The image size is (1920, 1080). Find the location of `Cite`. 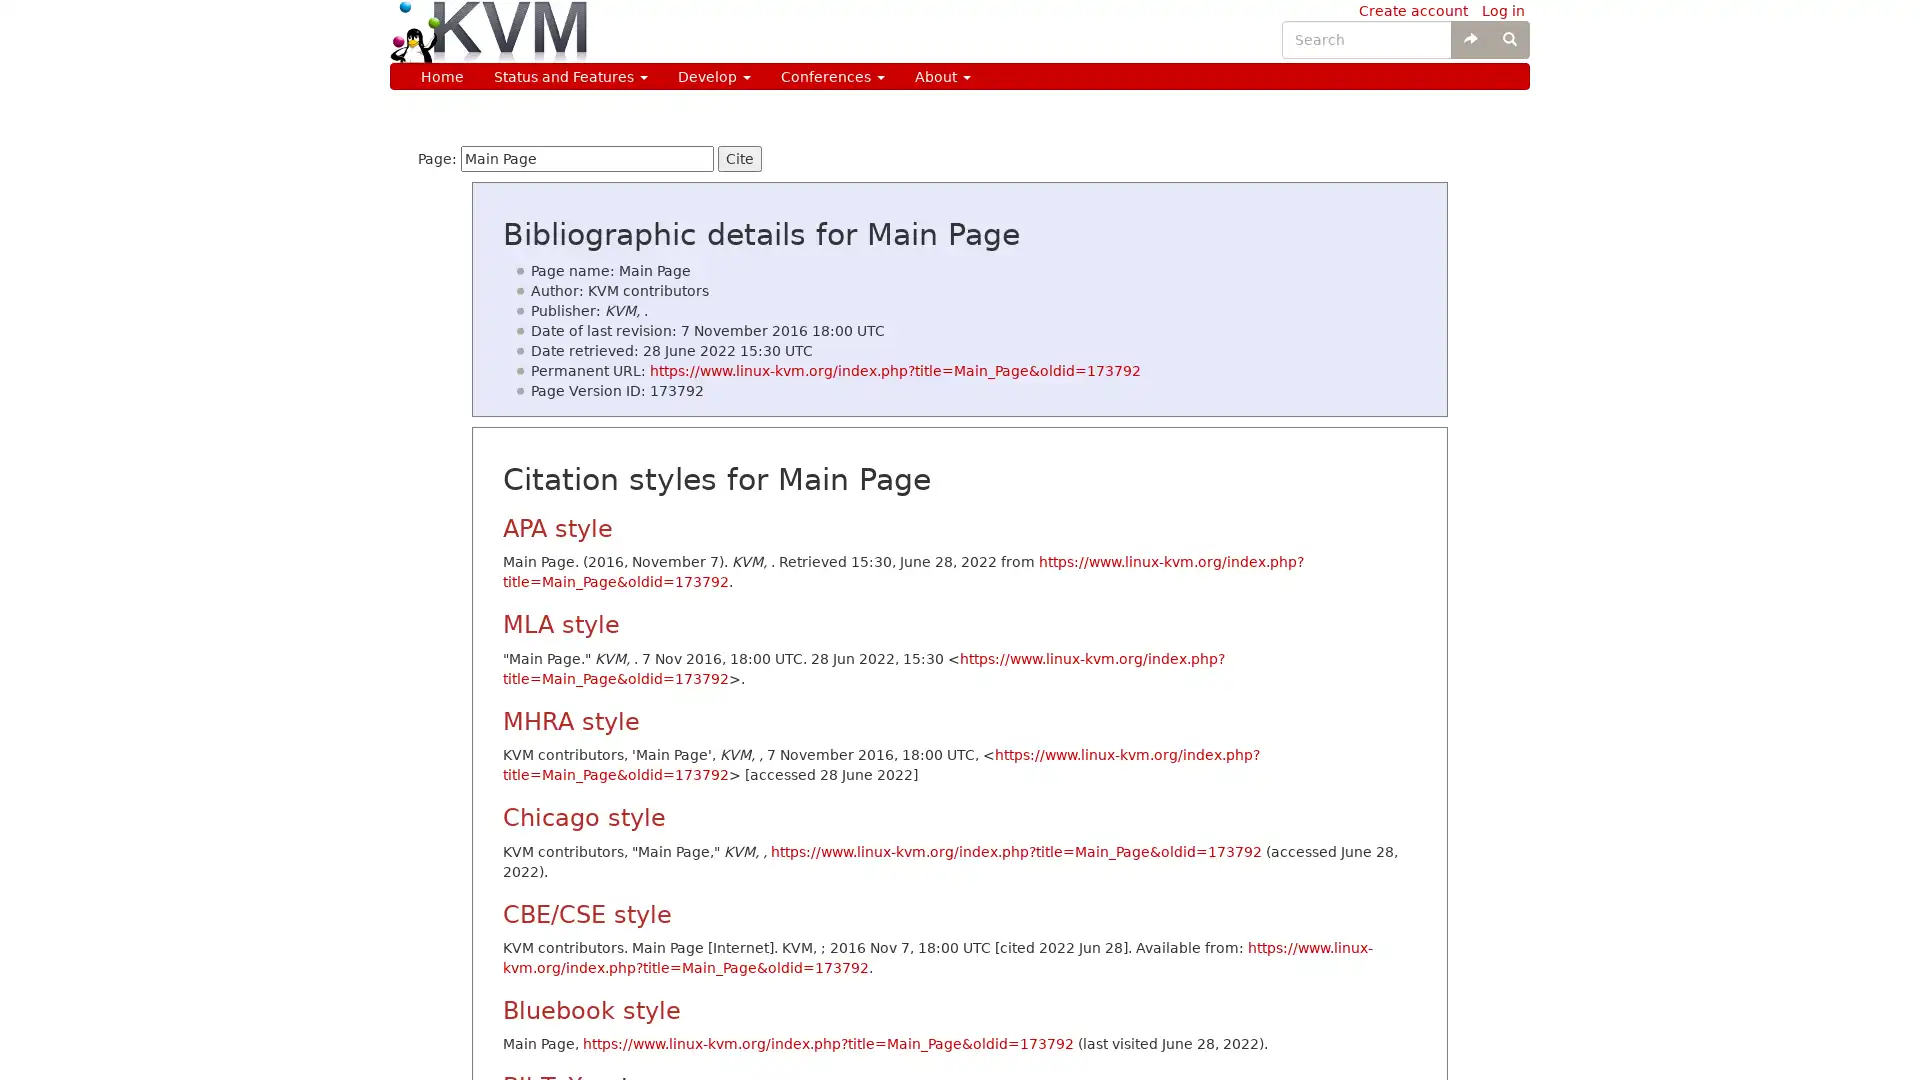

Cite is located at coordinates (738, 157).